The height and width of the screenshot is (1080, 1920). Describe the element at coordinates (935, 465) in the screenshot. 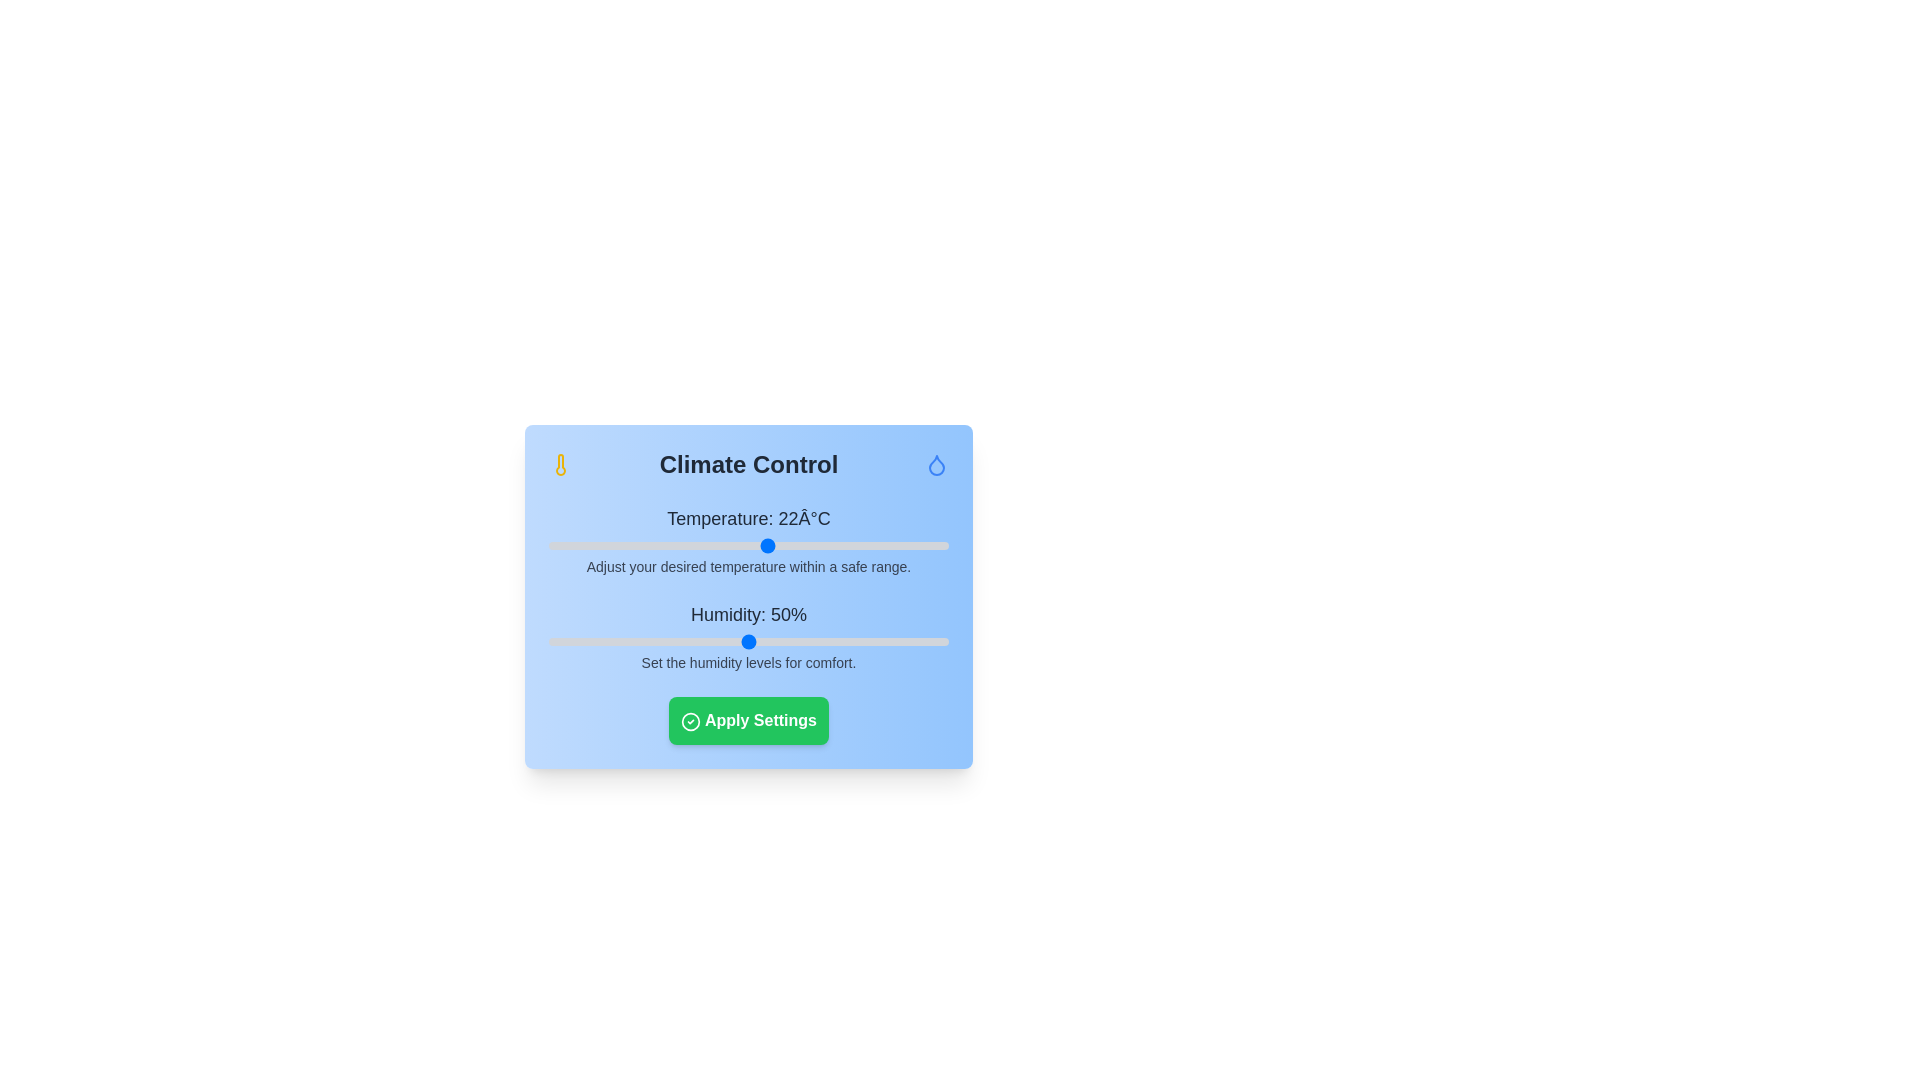

I see `the humidity icon located at the top-right corner of the blue climate control card, which serves as a visual indicator for humidity-related controls` at that location.